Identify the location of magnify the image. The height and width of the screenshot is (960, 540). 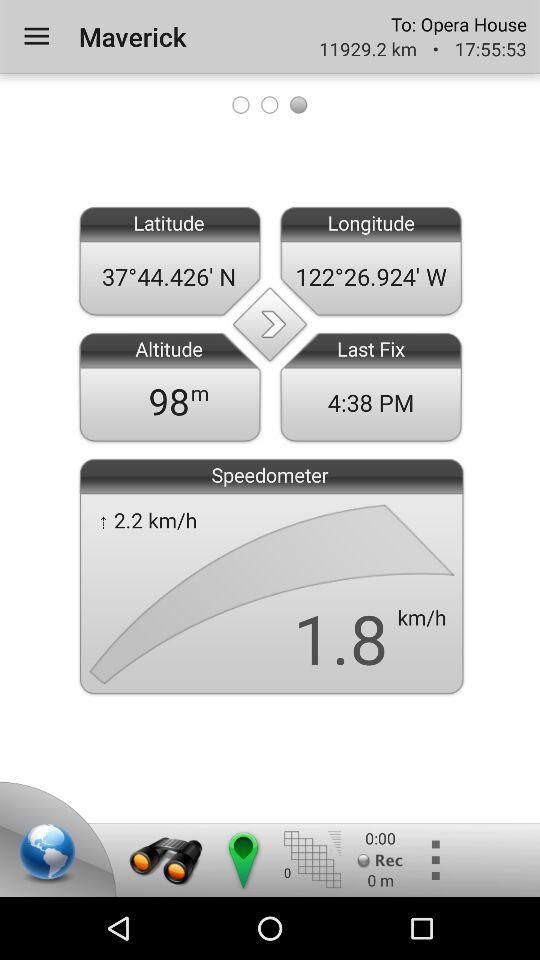
(165, 859).